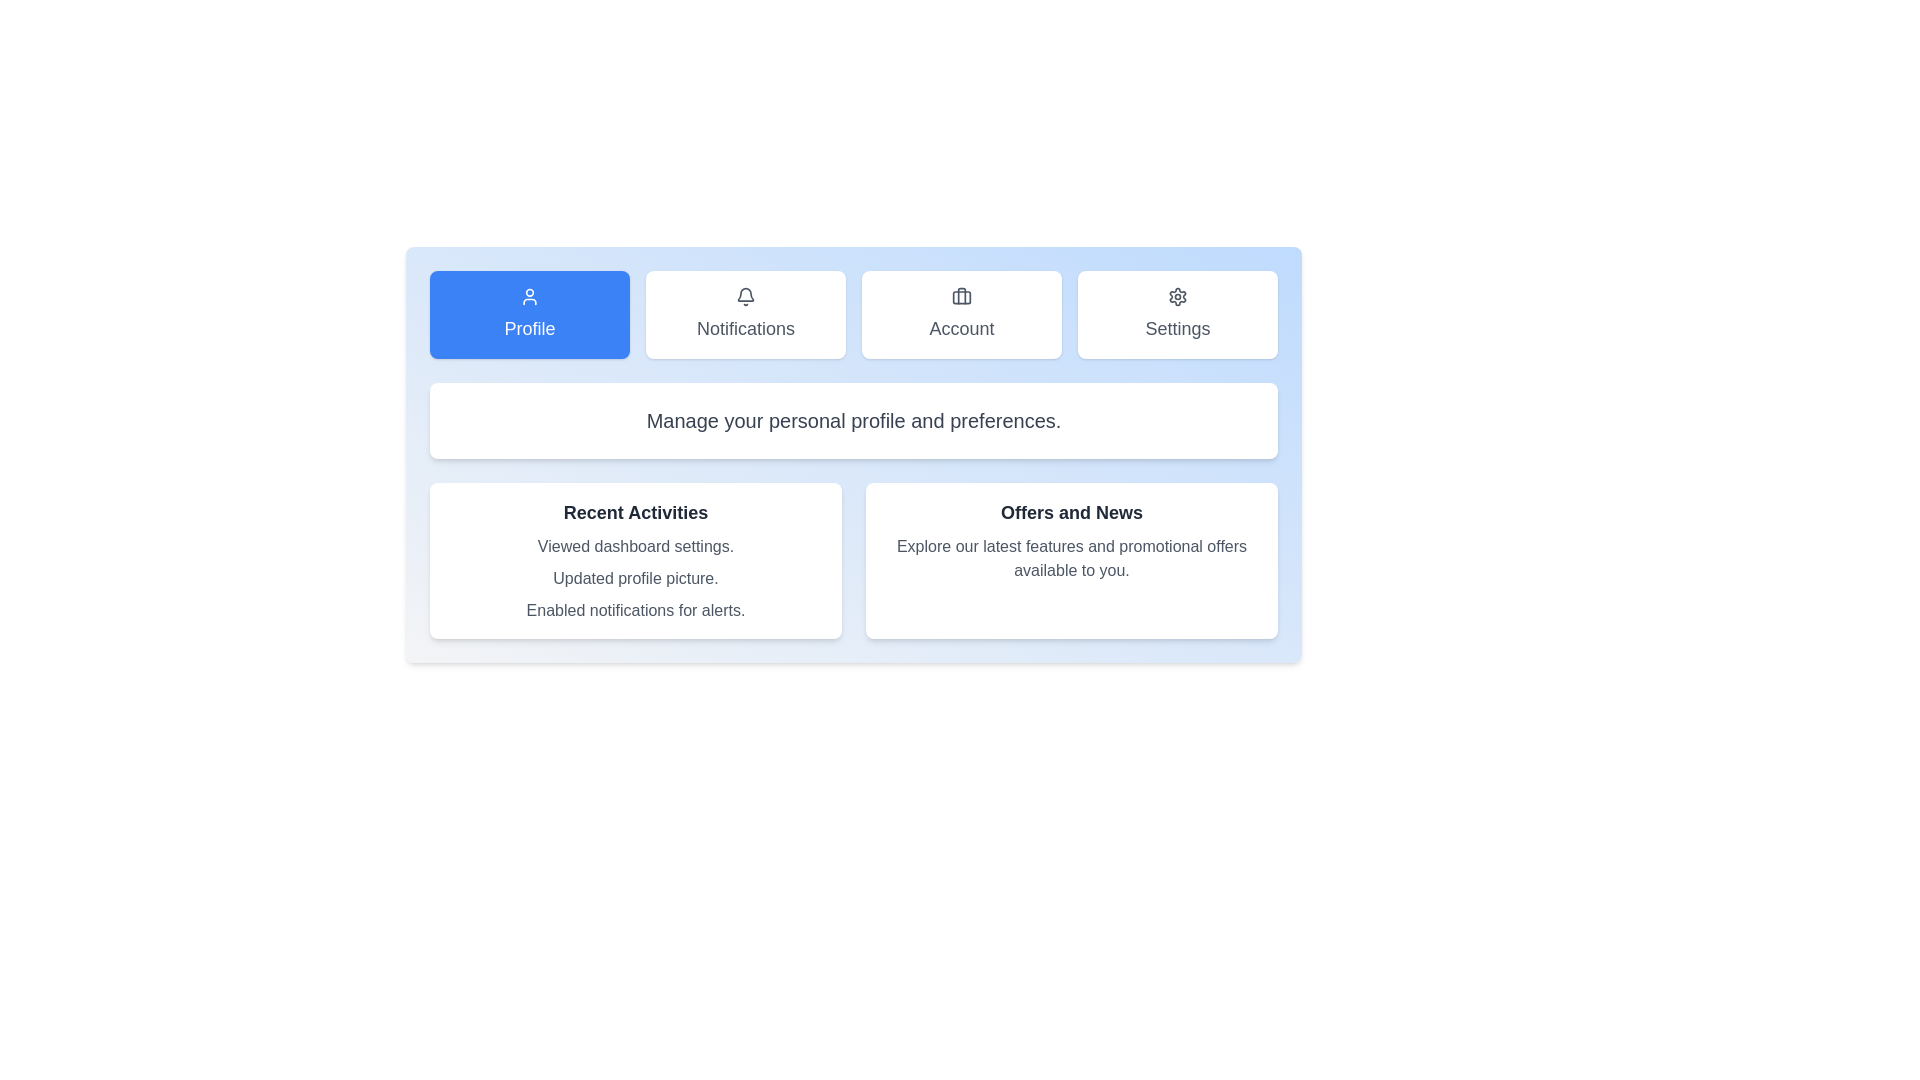  I want to click on the button labeled 'Account', which is styled with a white background and a briefcase icon, so click(961, 315).